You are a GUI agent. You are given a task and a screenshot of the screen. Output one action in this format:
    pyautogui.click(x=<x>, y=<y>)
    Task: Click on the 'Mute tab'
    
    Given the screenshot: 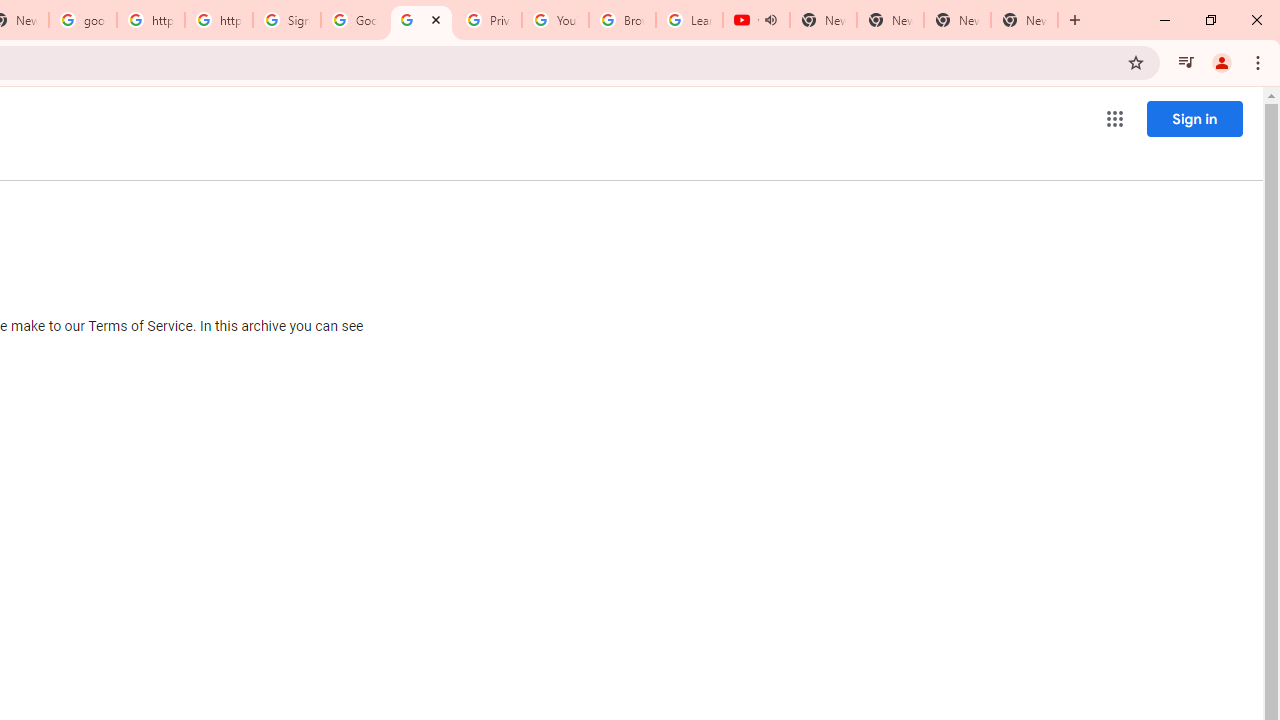 What is the action you would take?
    pyautogui.click(x=770, y=20)
    